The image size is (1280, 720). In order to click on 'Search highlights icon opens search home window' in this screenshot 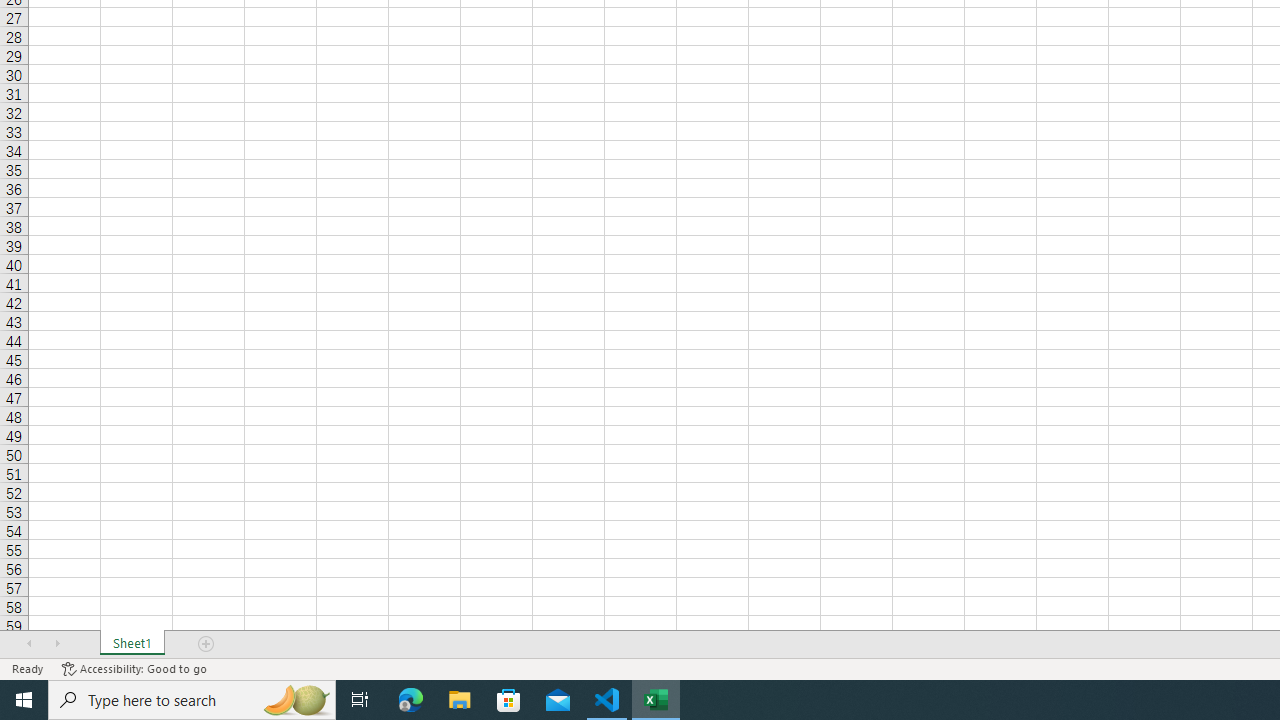, I will do `click(294, 698)`.